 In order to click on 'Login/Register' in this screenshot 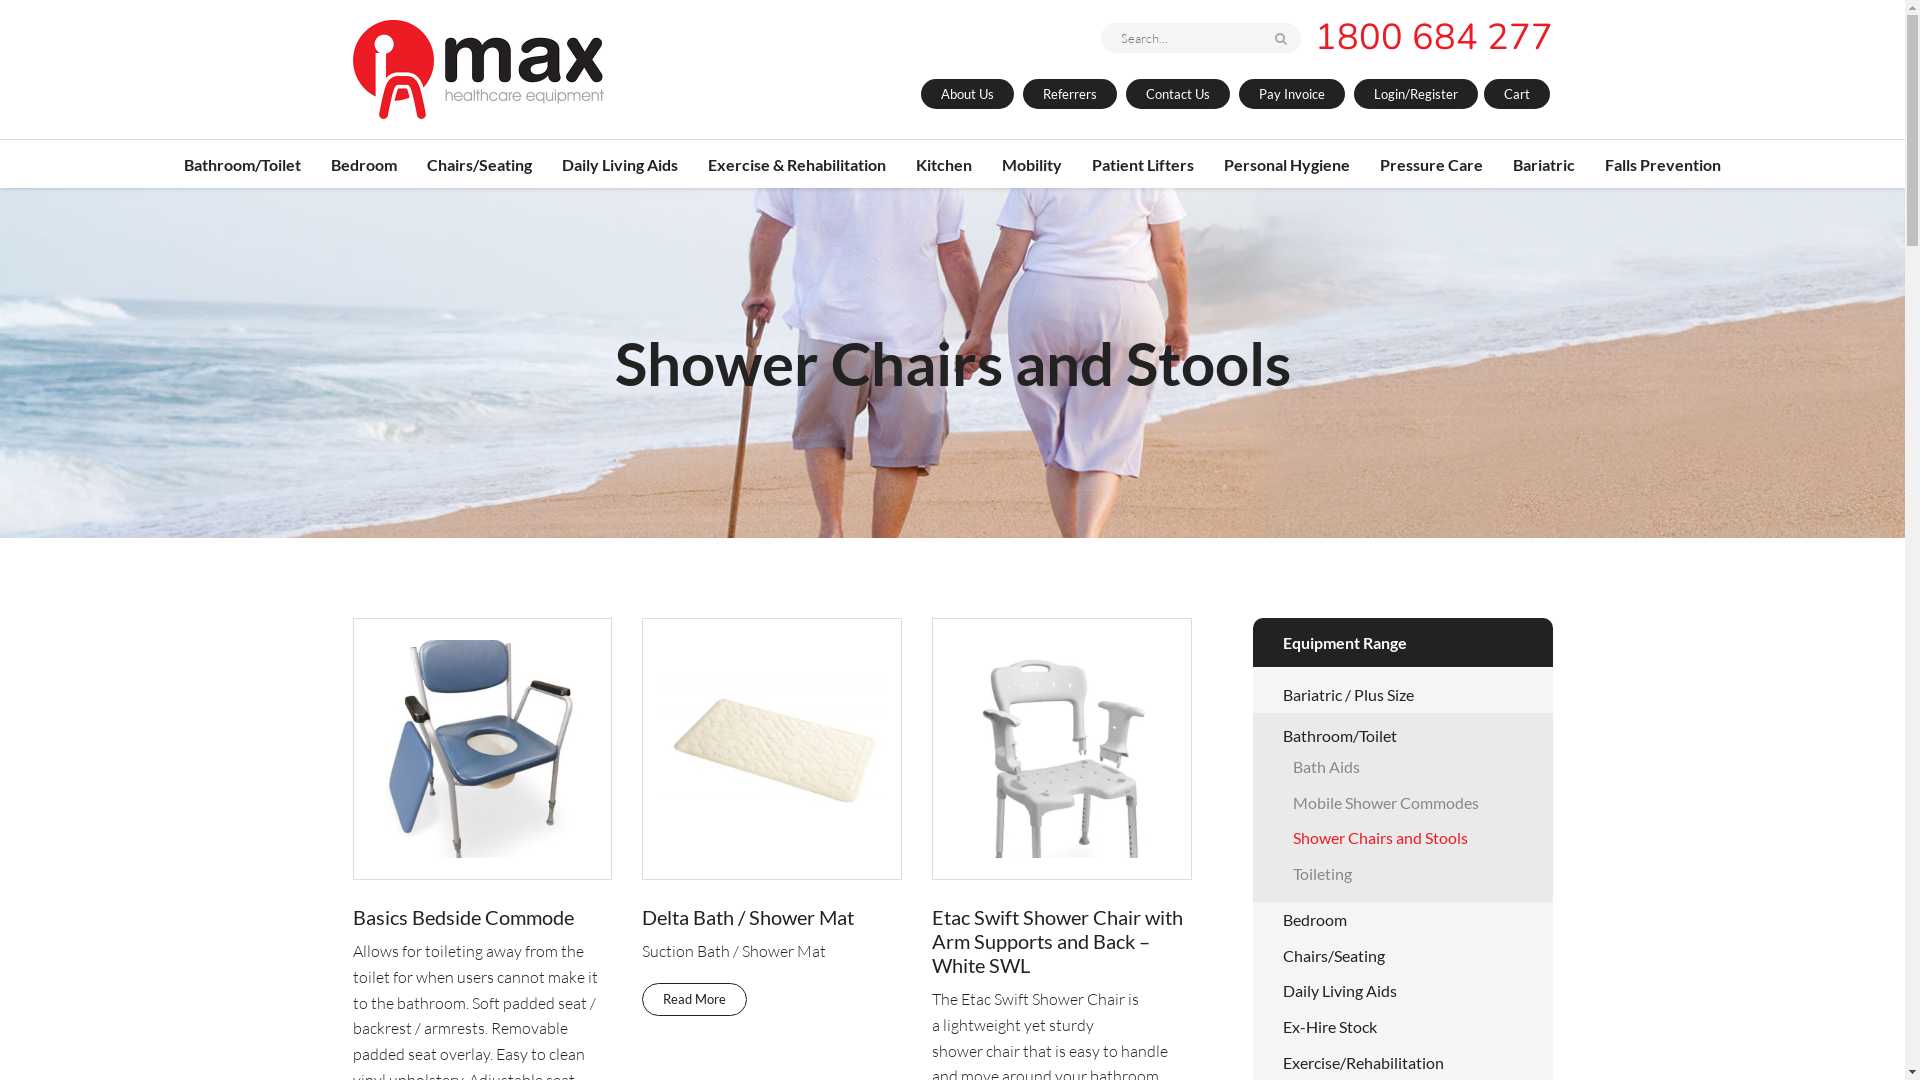, I will do `click(1415, 93)`.